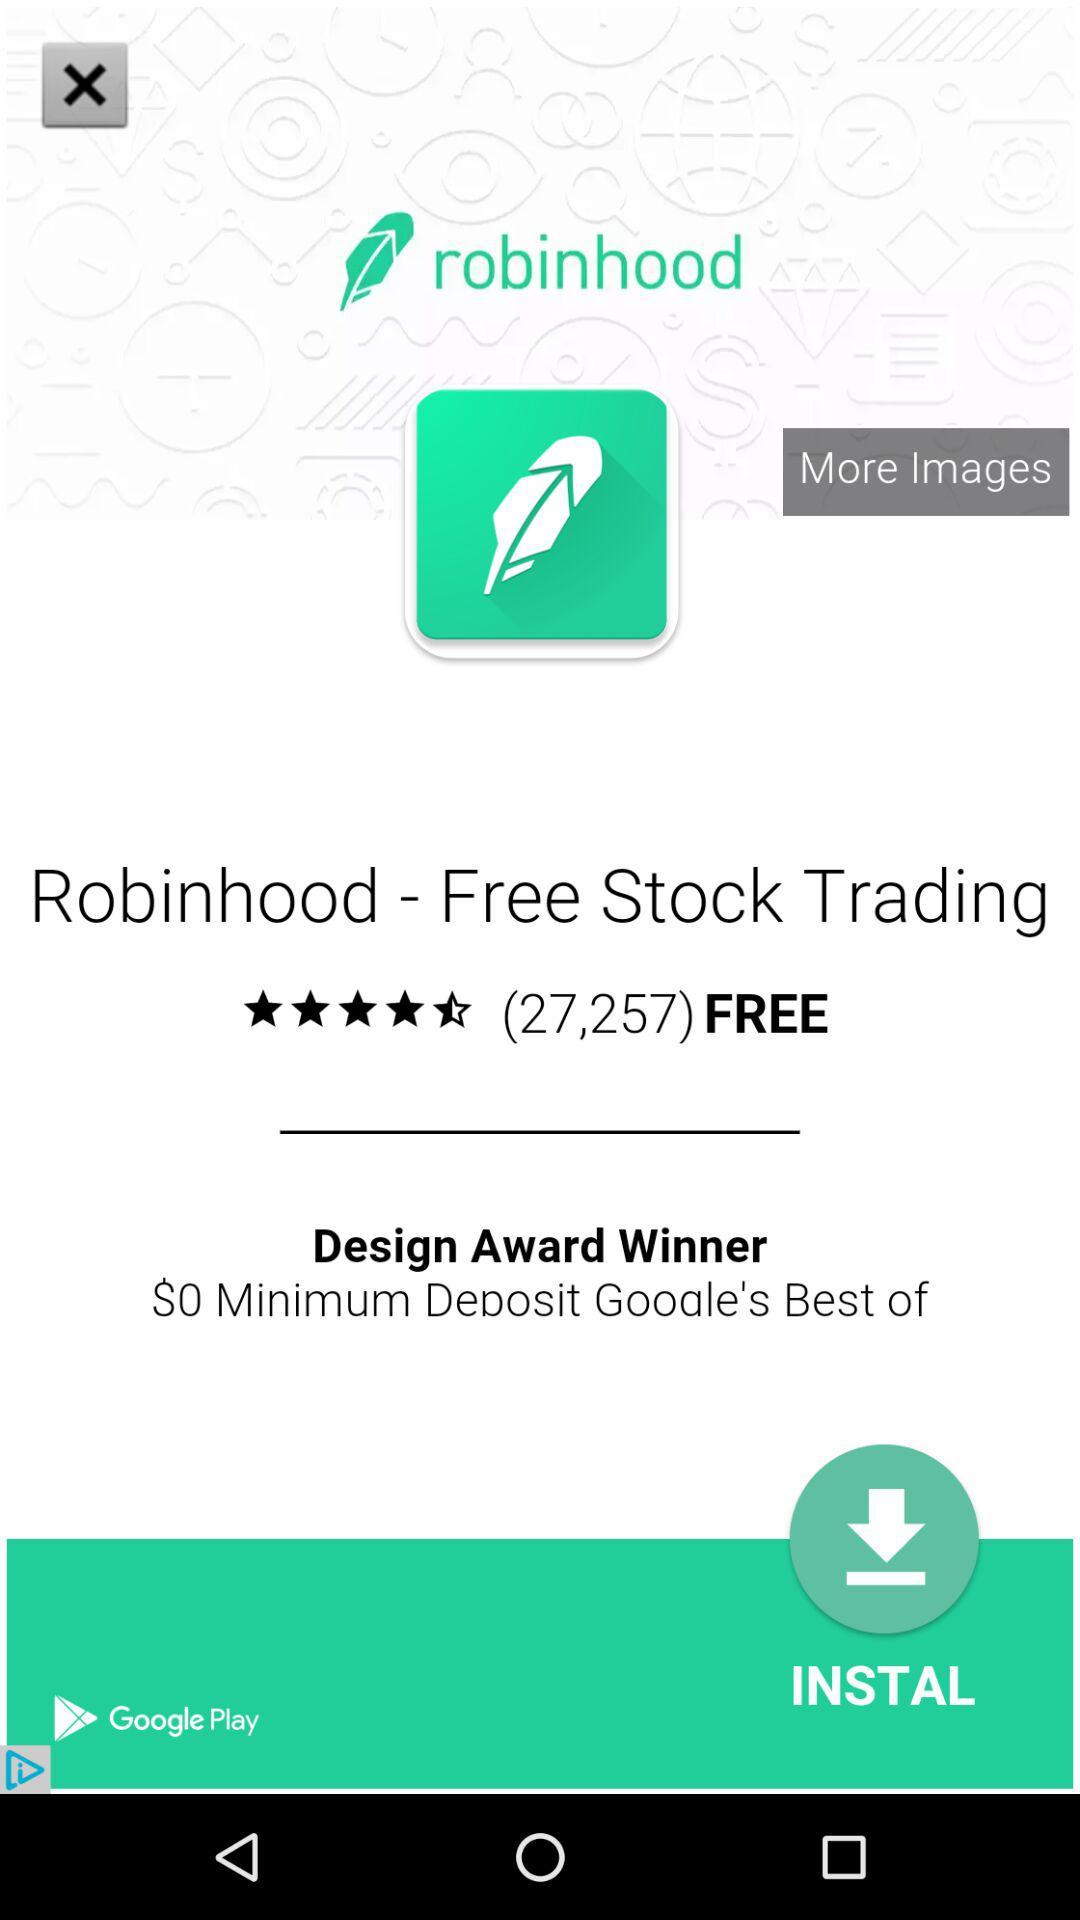 The width and height of the screenshot is (1080, 1920). I want to click on close, so click(419, 697).